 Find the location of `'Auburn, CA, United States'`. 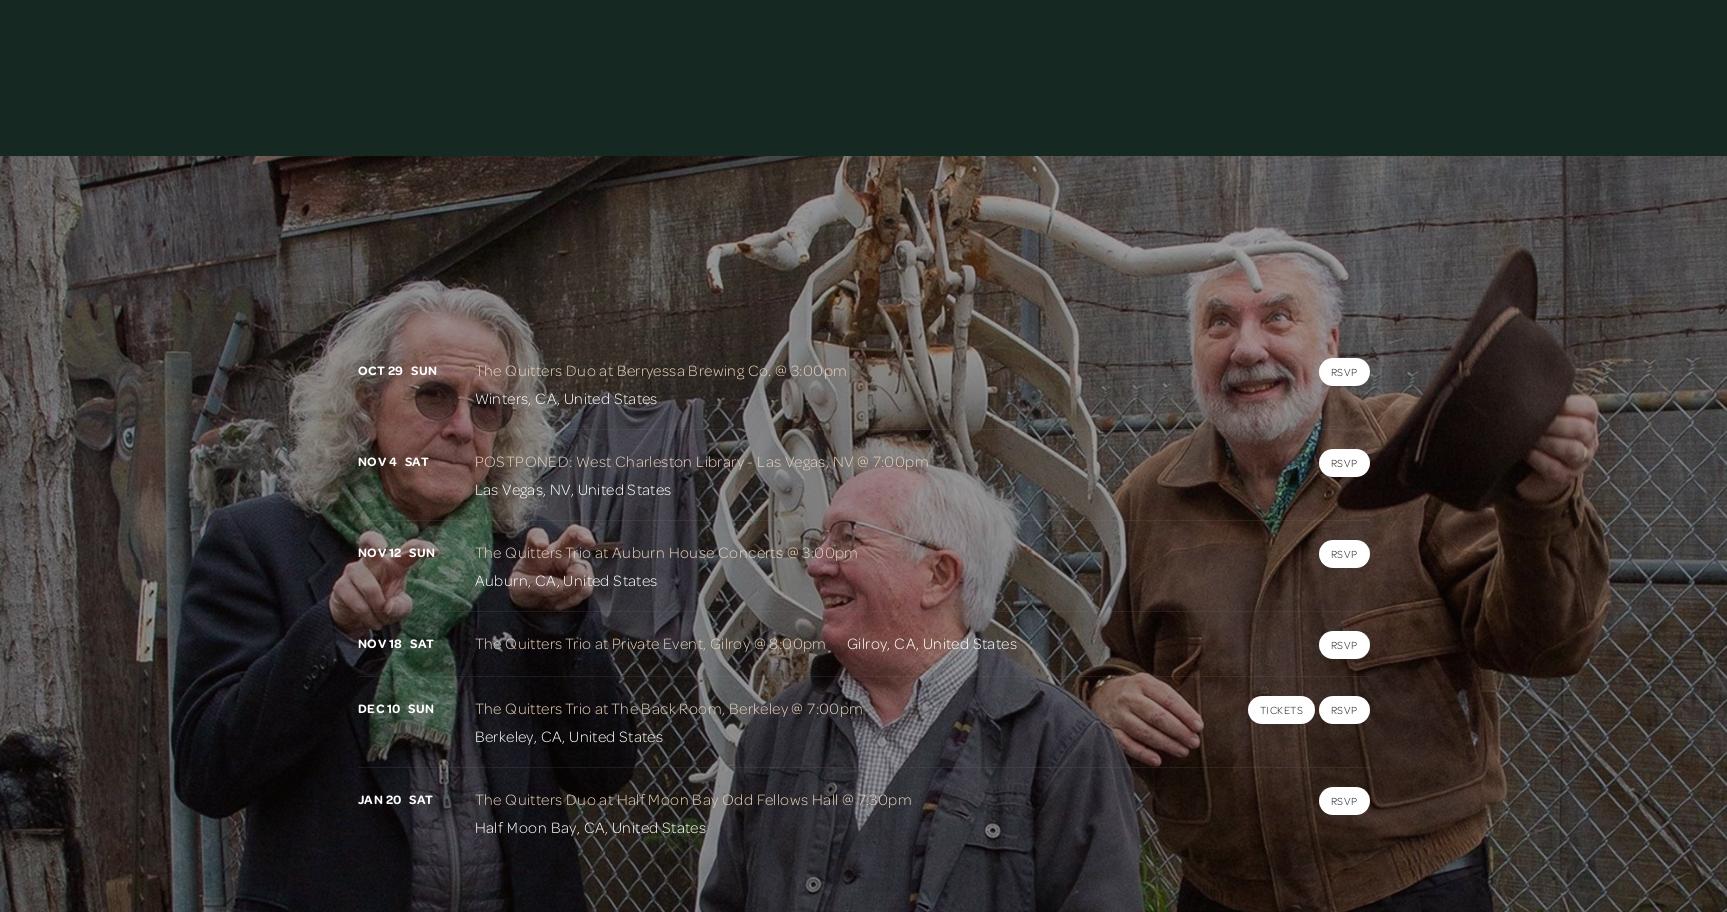

'Auburn, CA, United States' is located at coordinates (564, 579).